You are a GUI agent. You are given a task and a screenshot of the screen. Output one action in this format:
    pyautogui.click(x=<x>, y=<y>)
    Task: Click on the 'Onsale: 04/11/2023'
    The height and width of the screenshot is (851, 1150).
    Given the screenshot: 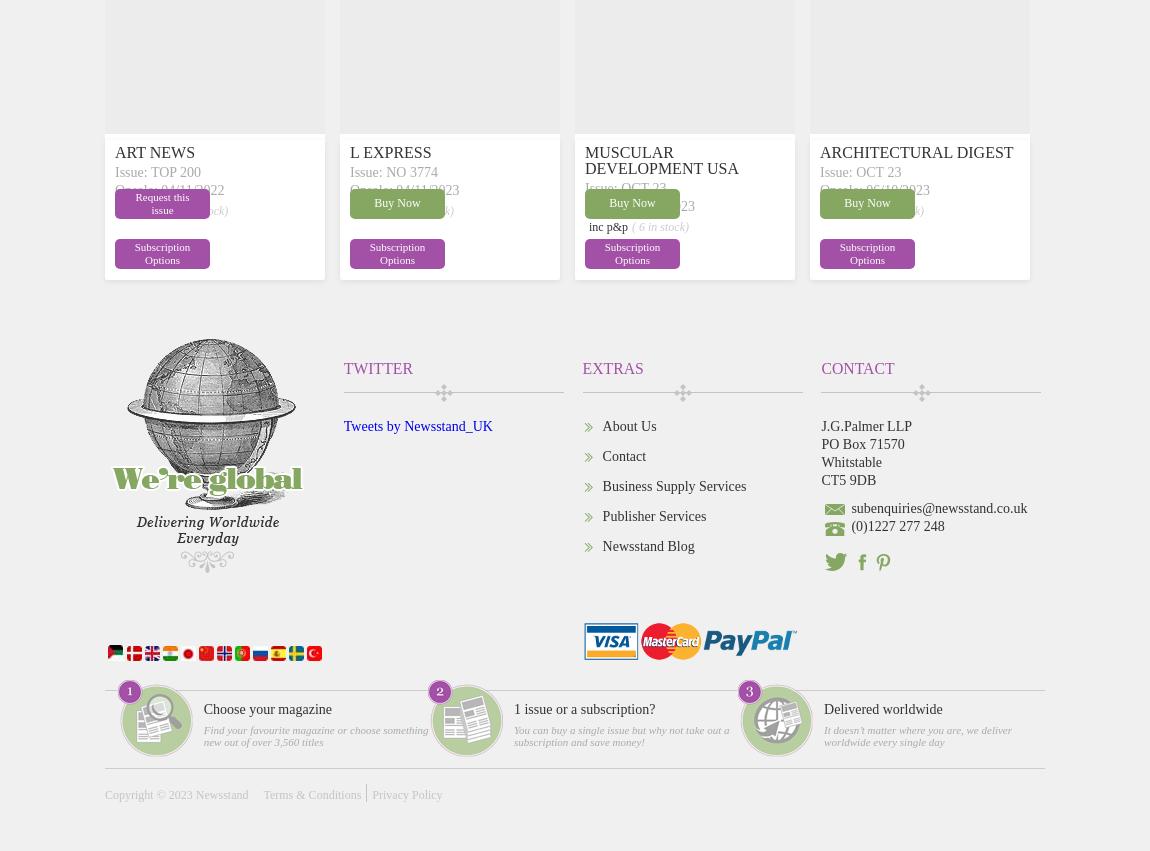 What is the action you would take?
    pyautogui.click(x=404, y=188)
    